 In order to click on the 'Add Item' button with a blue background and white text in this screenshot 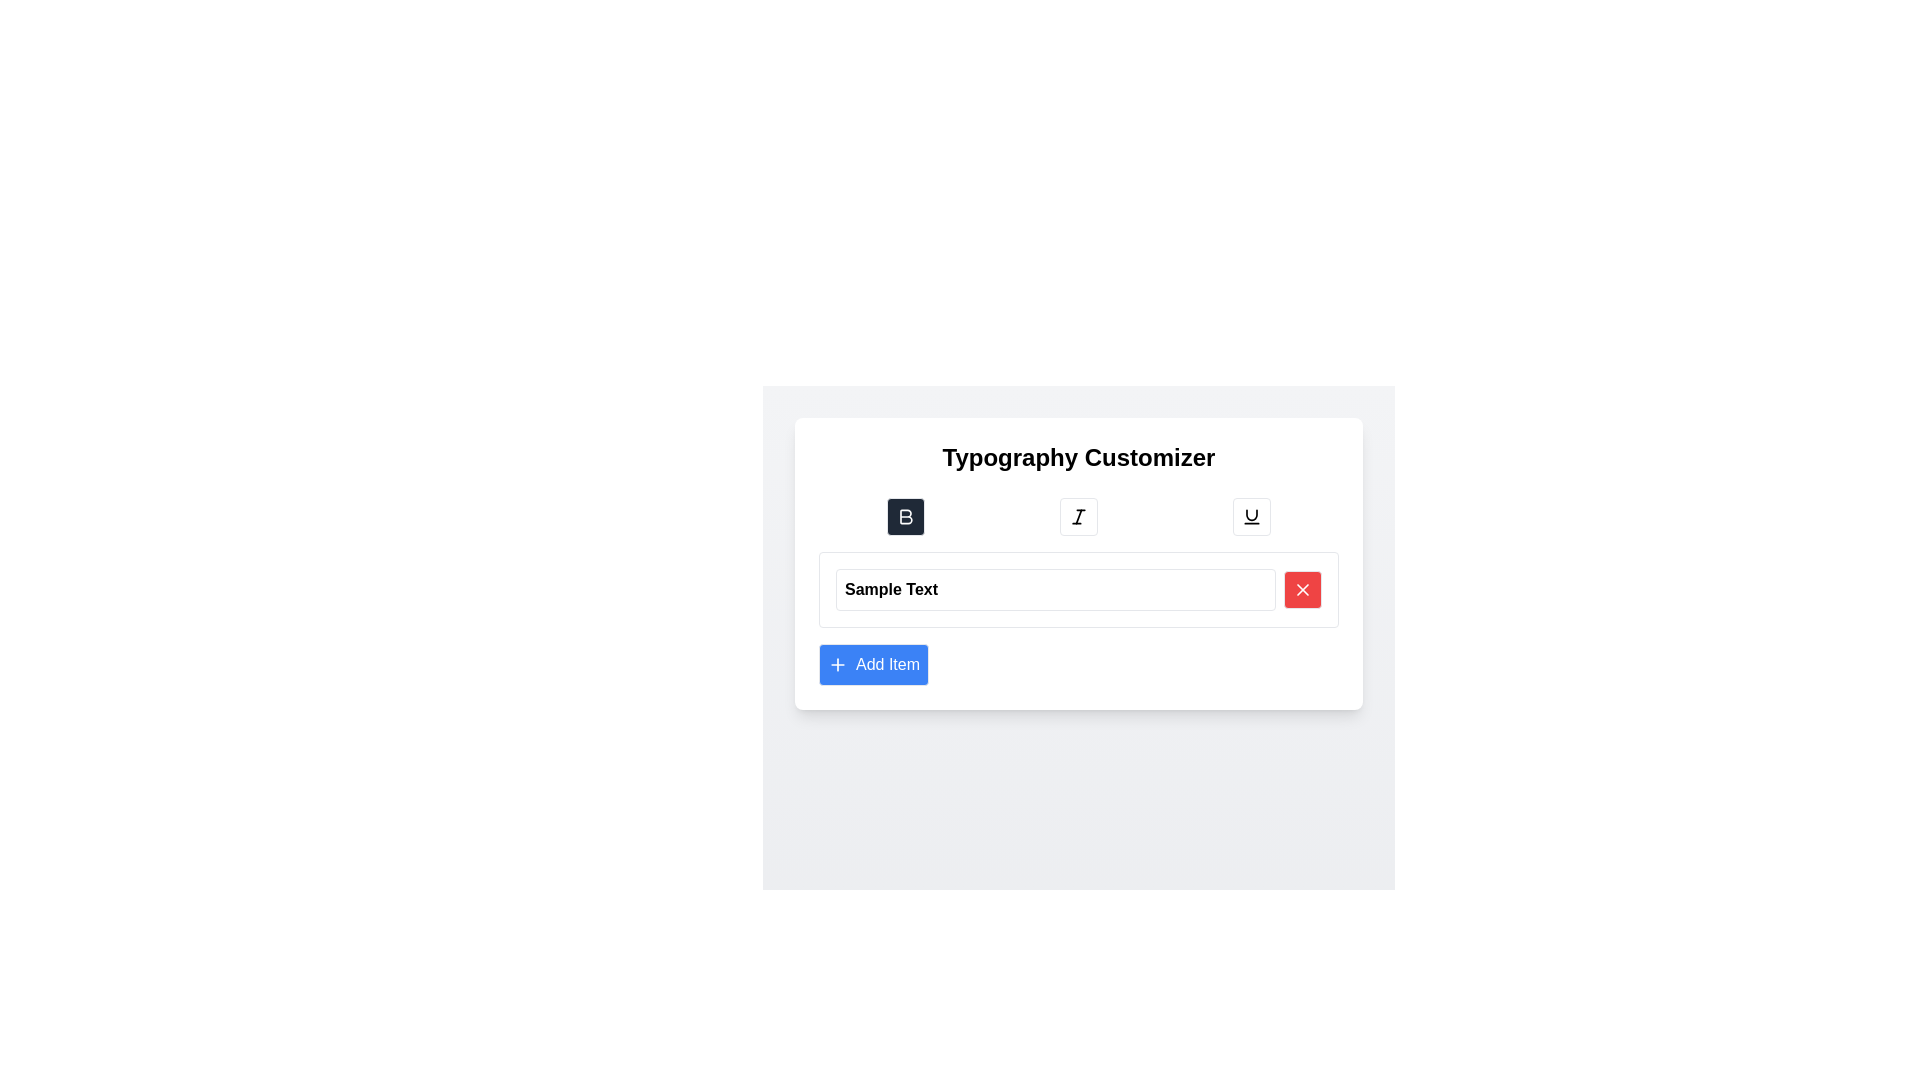, I will do `click(873, 664)`.